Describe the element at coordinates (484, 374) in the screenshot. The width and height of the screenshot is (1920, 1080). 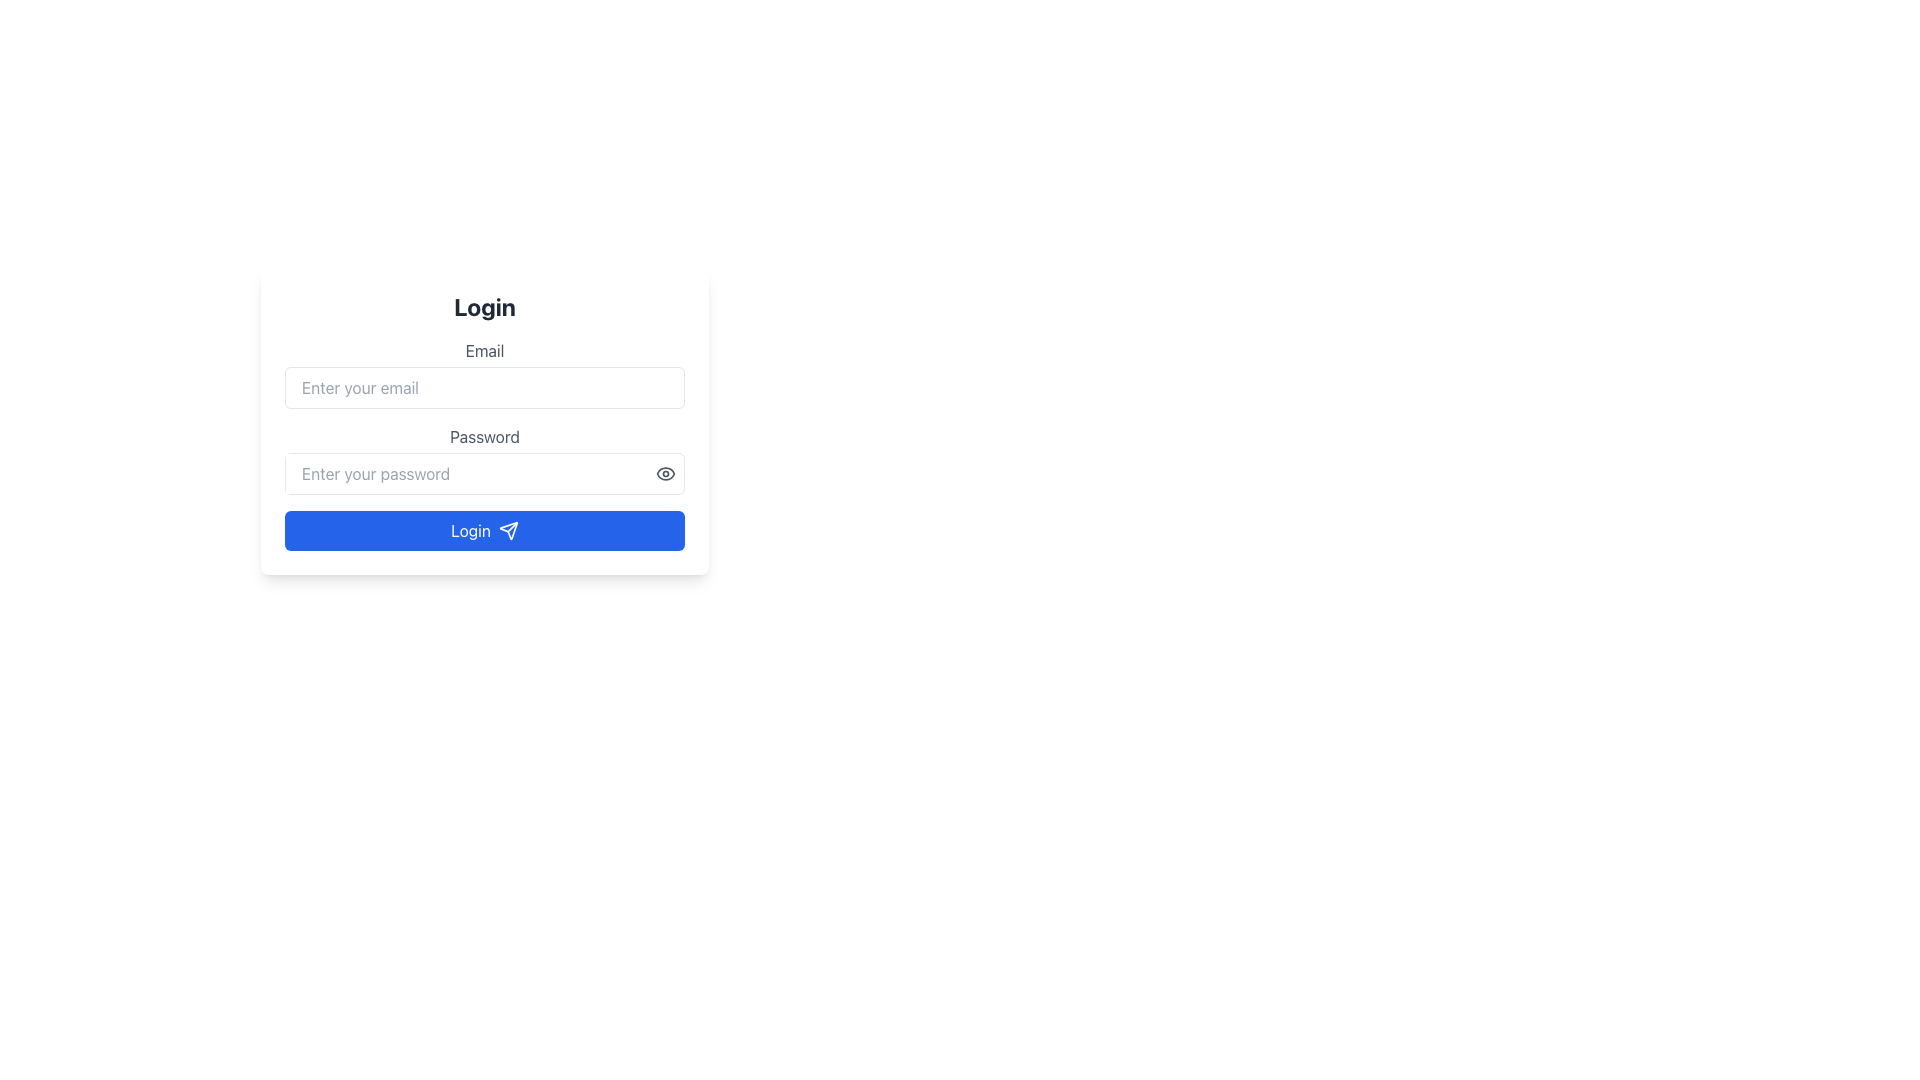
I see `the input field labeled 'Email' to focus it, which is styled with rounded edges and a placeholder 'Enter your email'` at that location.